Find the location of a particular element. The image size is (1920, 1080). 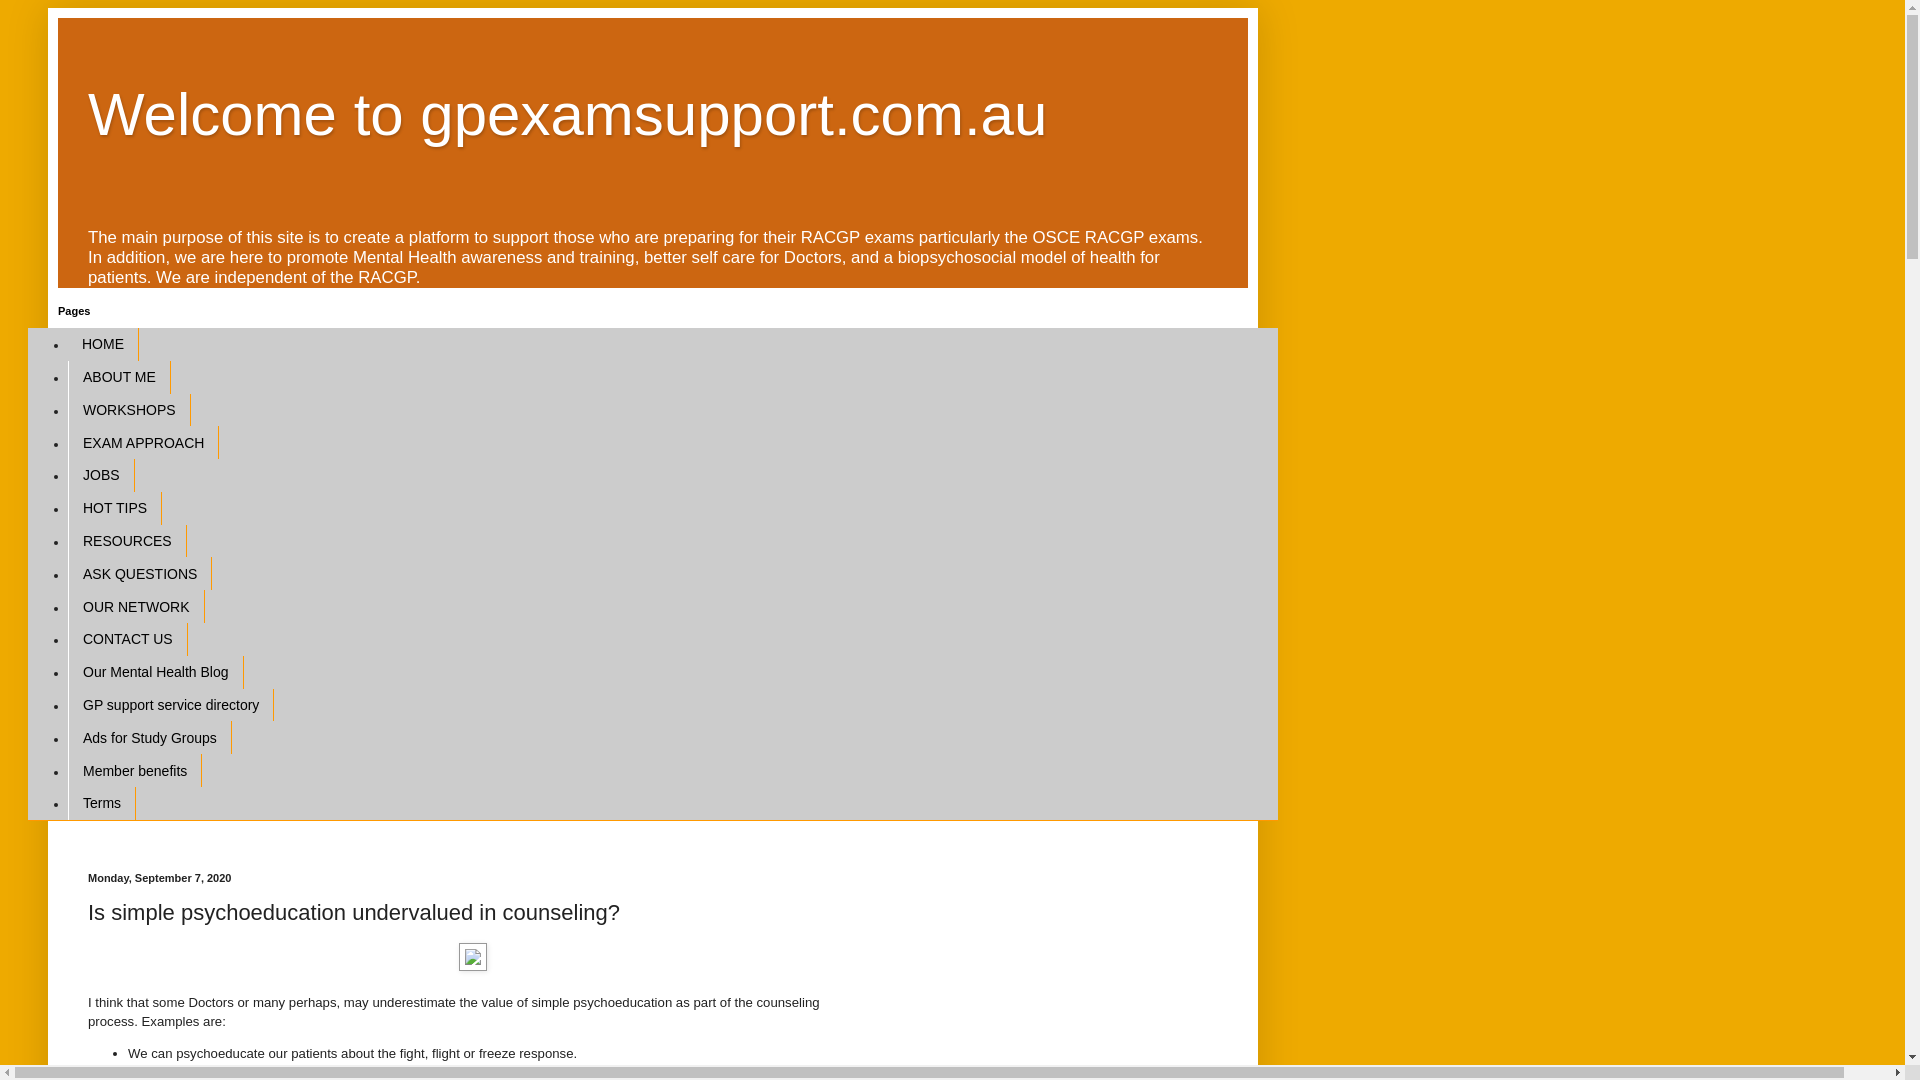

'Ads for Study Groups' is located at coordinates (148, 737).